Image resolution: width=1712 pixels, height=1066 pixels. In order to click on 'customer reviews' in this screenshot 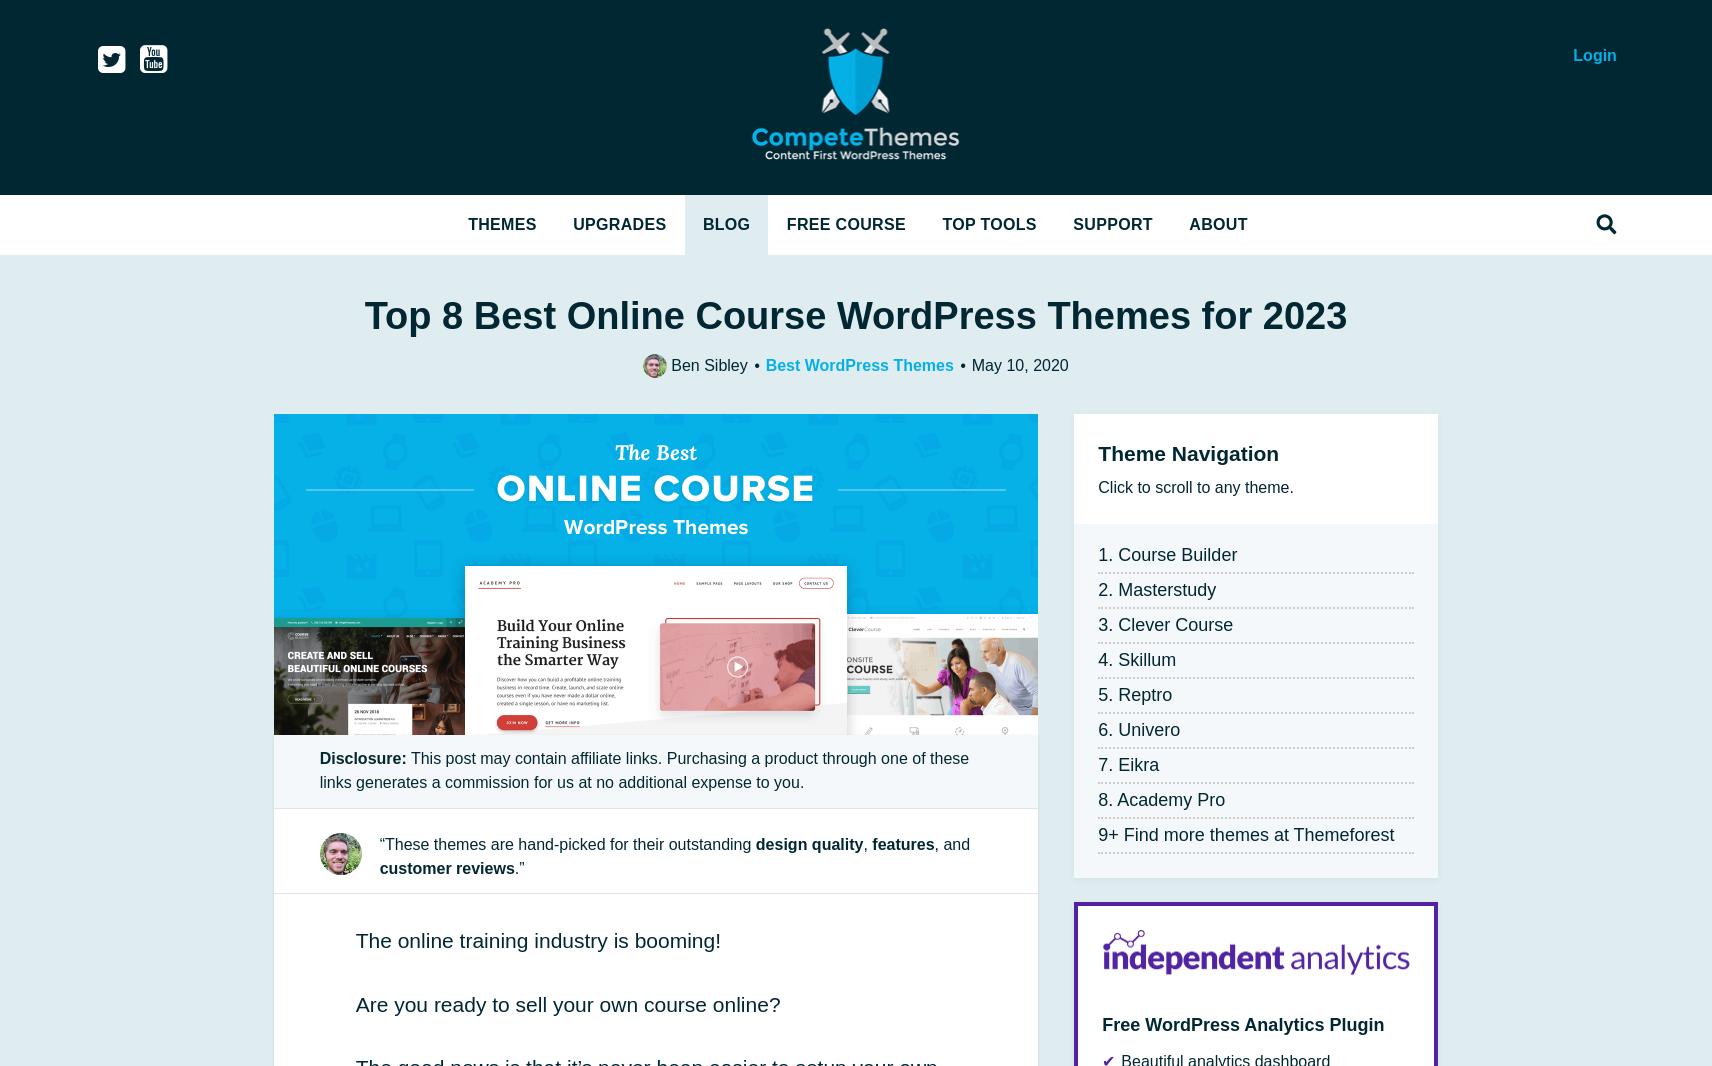, I will do `click(445, 867)`.